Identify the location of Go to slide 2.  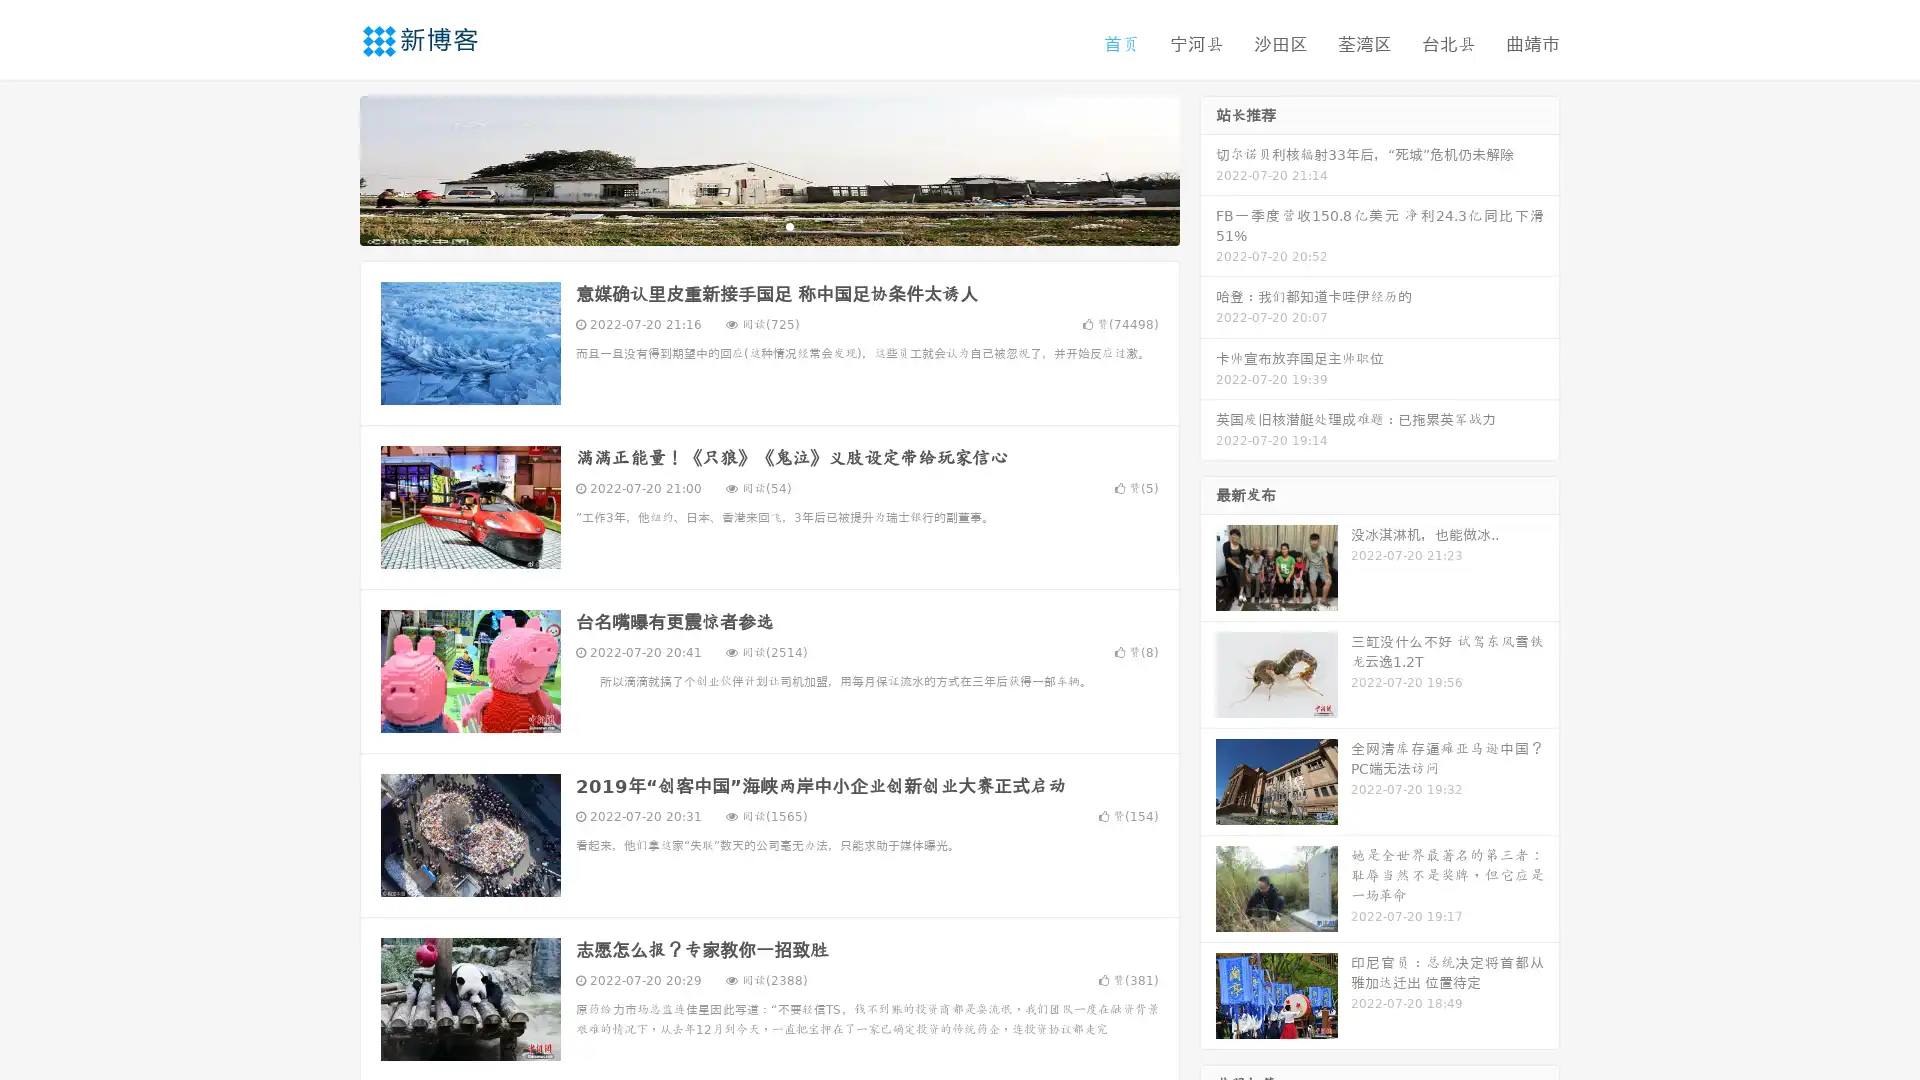
(768, 225).